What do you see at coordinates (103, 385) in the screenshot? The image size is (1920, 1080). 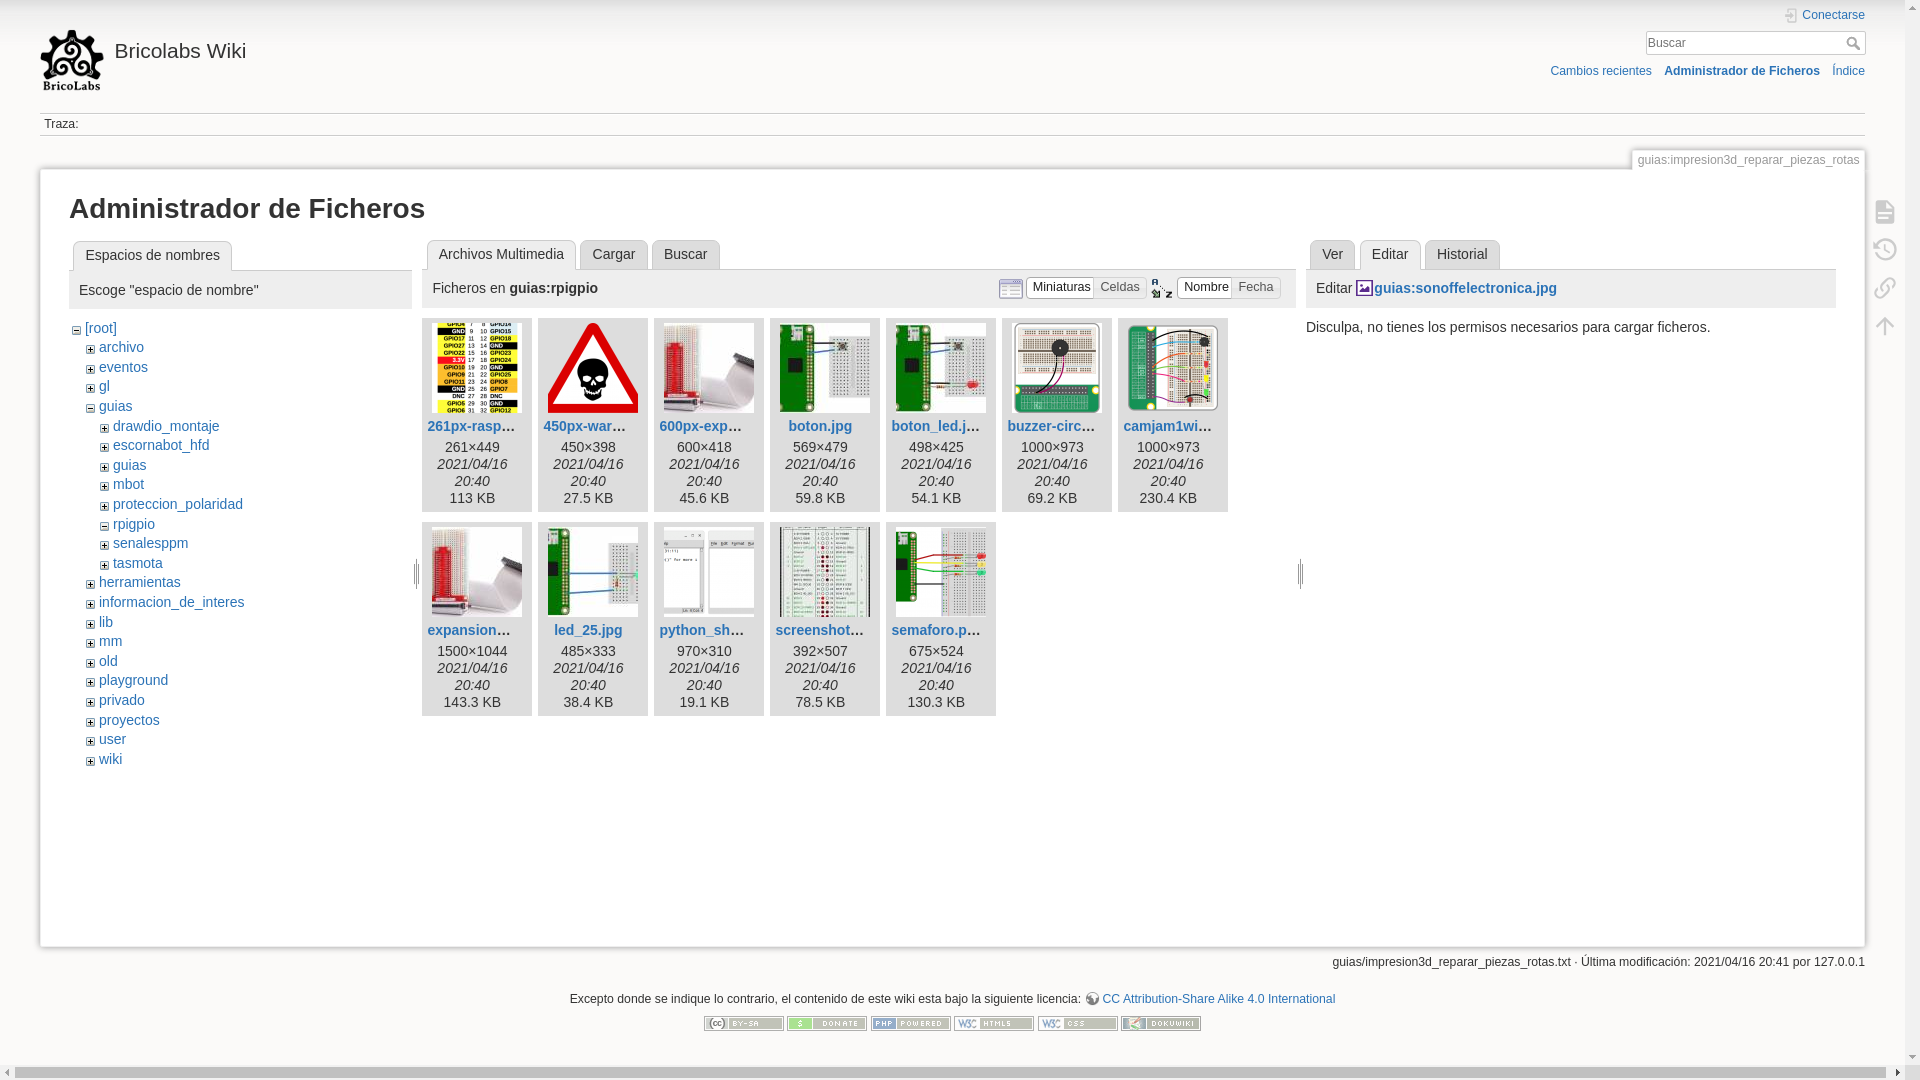 I see `'gl'` at bounding box center [103, 385].